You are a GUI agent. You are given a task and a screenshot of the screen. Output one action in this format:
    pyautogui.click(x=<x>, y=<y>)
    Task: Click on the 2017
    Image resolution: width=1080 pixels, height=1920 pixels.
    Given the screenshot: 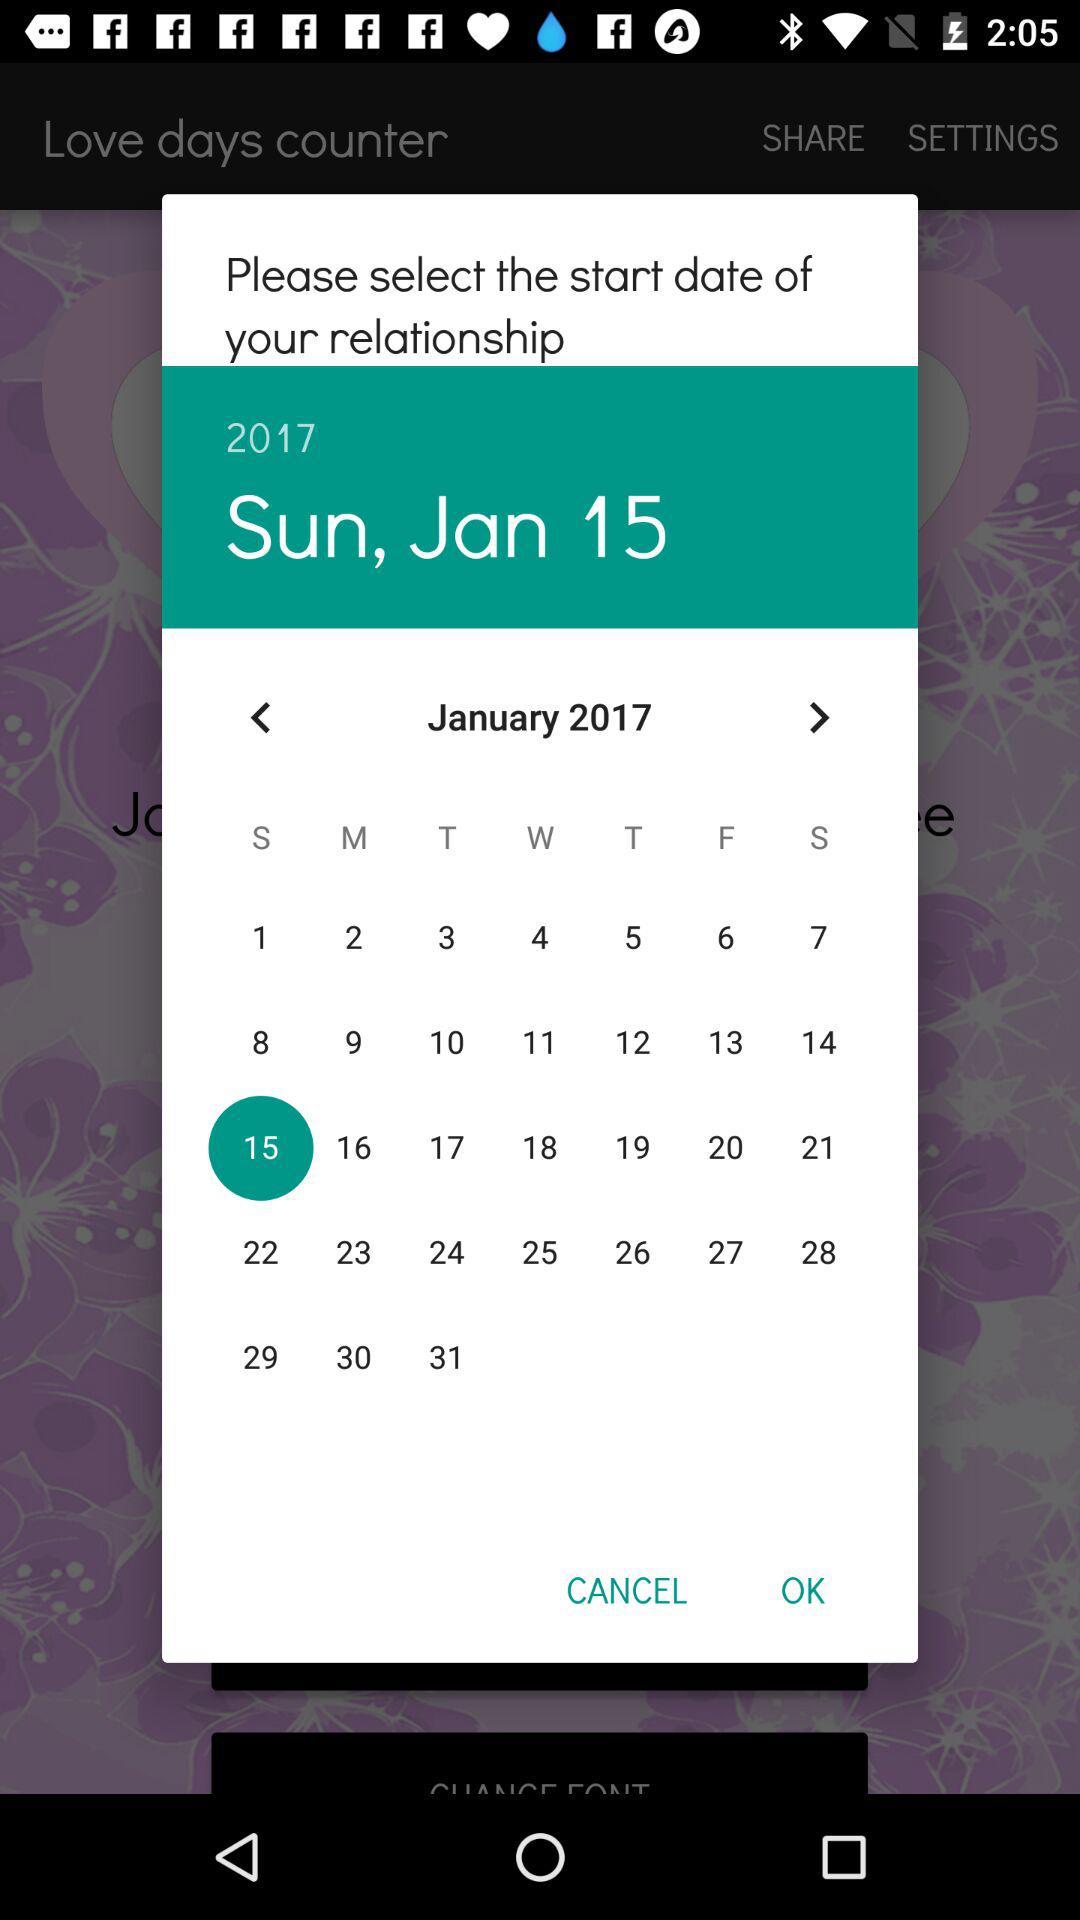 What is the action you would take?
    pyautogui.click(x=540, y=413)
    